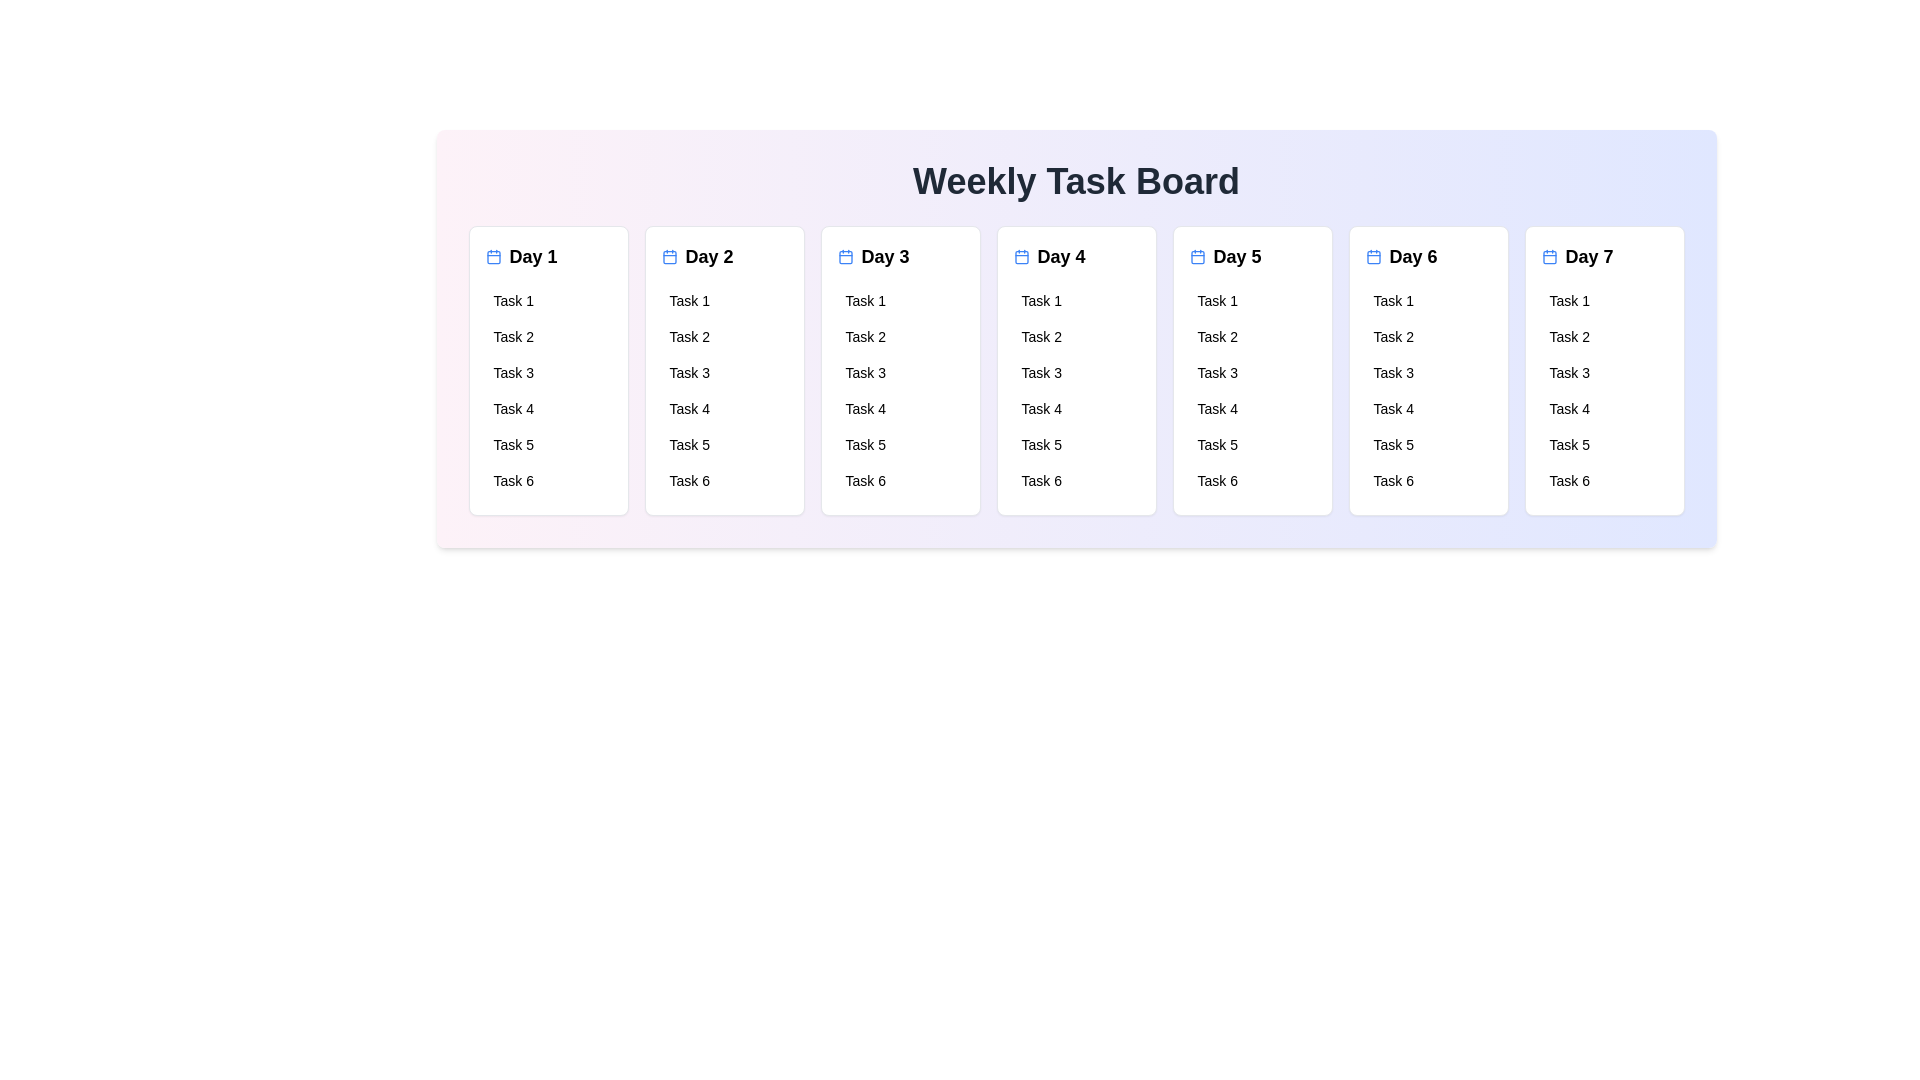  Describe the element at coordinates (899, 370) in the screenshot. I see `the tasks for Day 3 by interacting with the corresponding day card` at that location.